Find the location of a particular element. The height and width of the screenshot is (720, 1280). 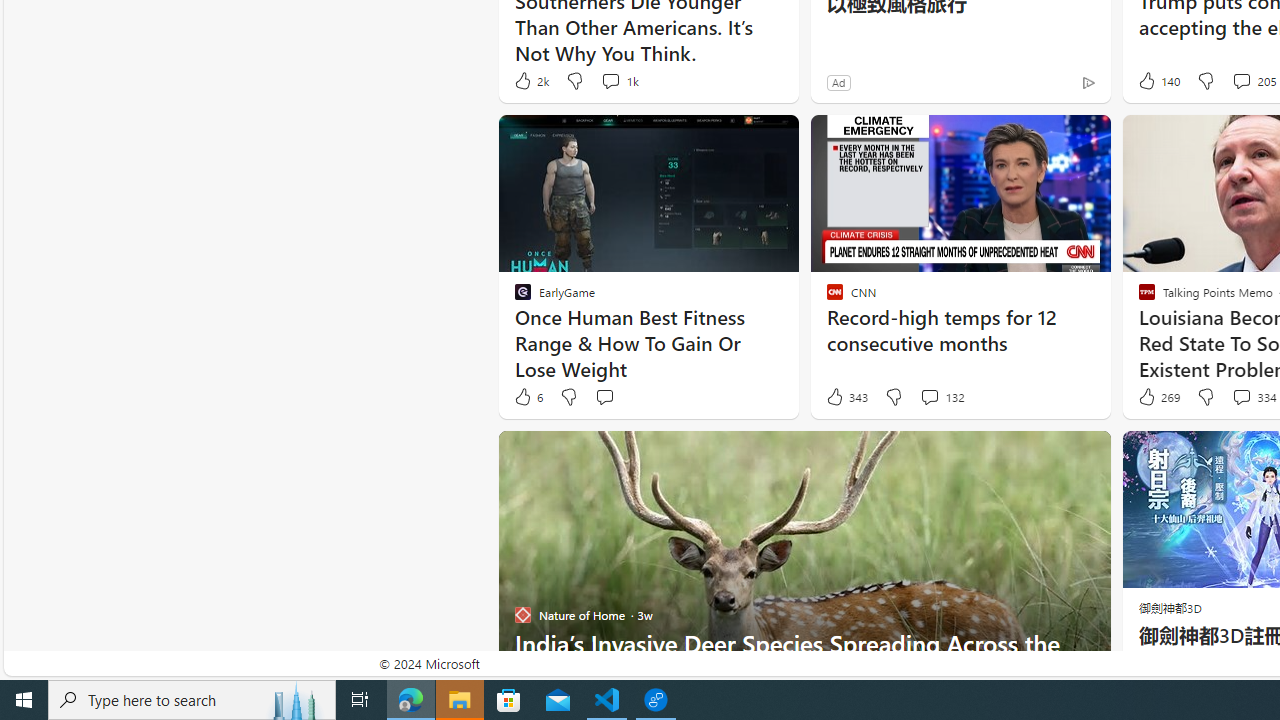

'343 Like' is located at coordinates (846, 397).